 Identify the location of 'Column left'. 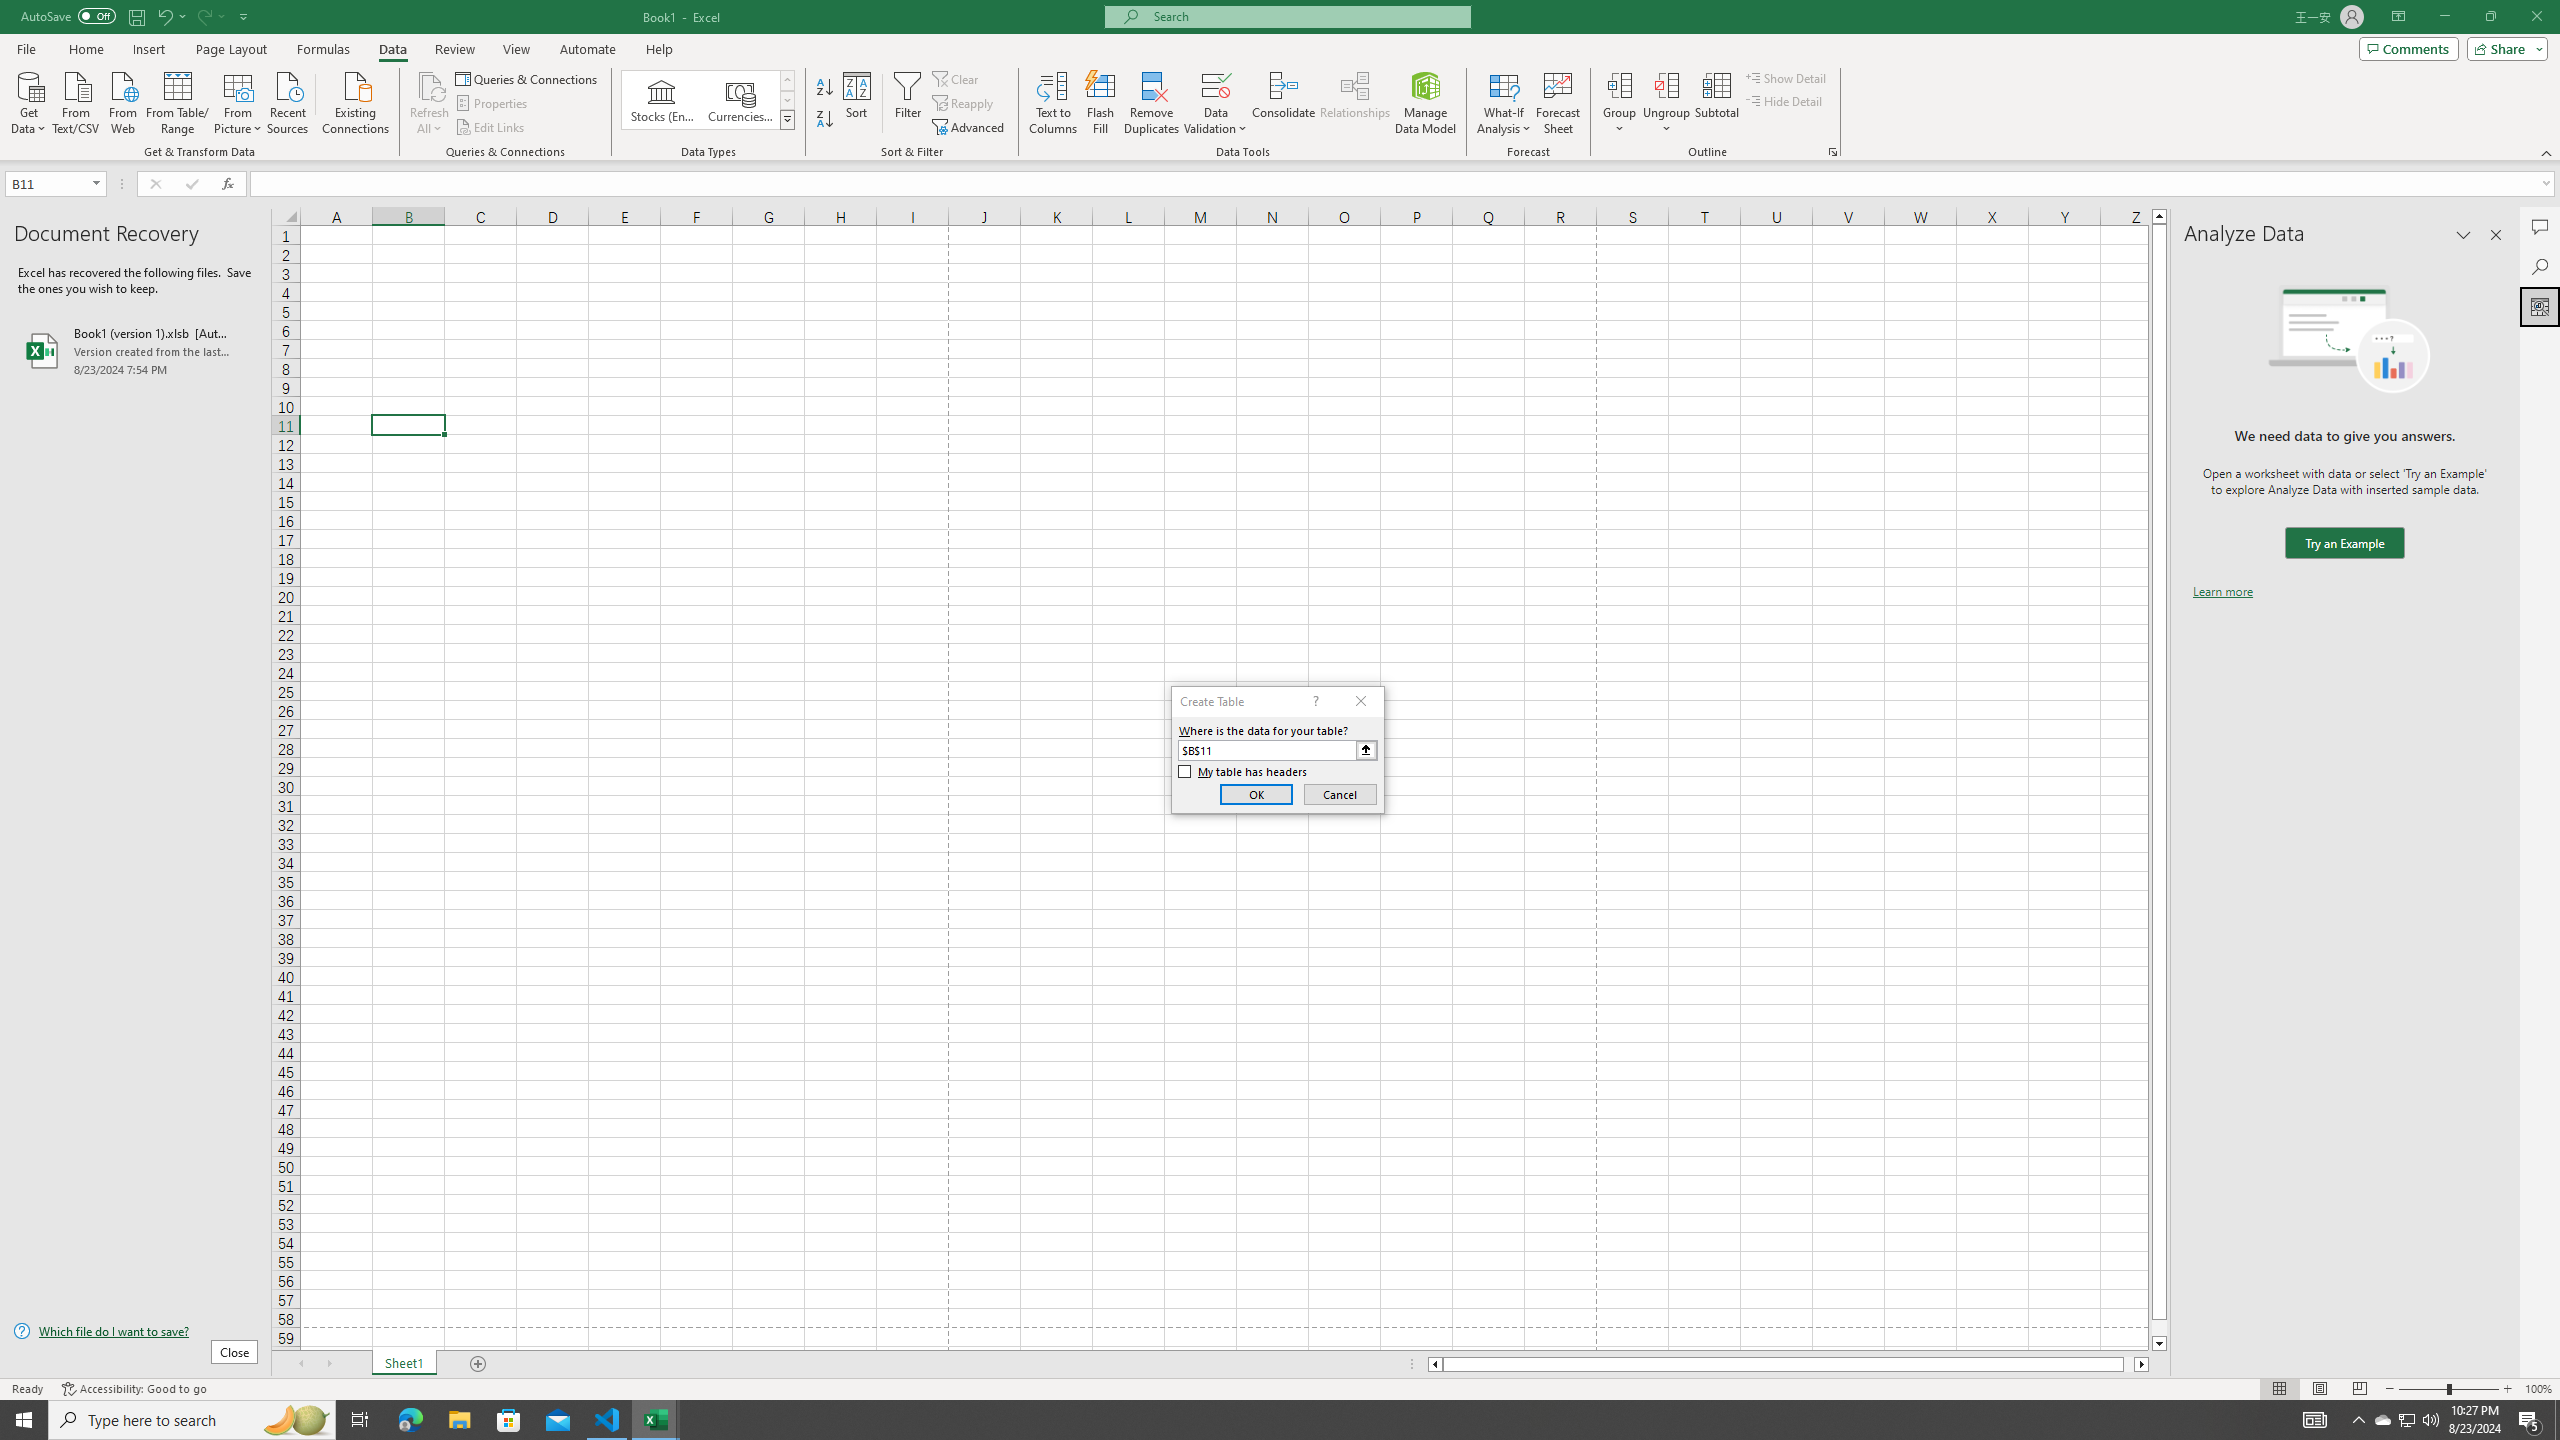
(1434, 1363).